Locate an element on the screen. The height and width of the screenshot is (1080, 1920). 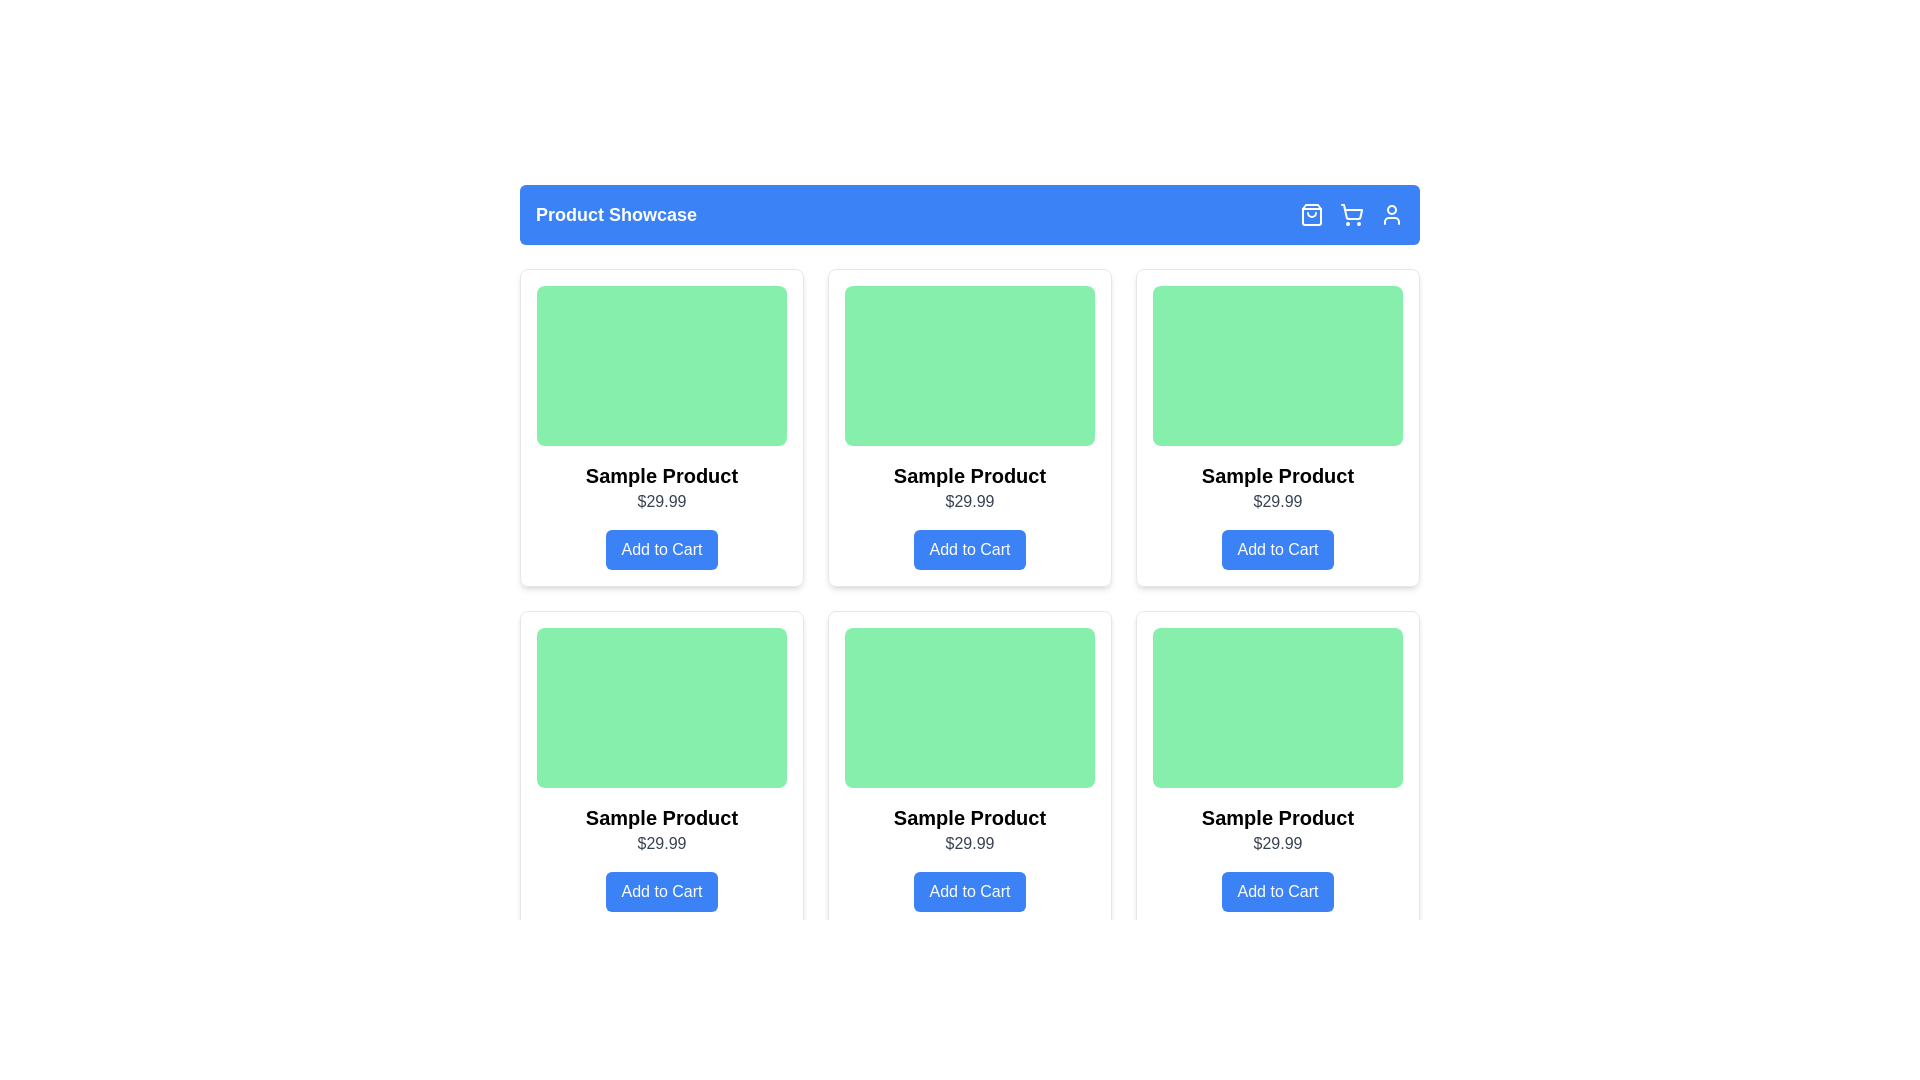
the Text label displaying the price of the product, which is positioned below the title 'Sample Product' and above the 'Add to Cart' button is located at coordinates (662, 500).